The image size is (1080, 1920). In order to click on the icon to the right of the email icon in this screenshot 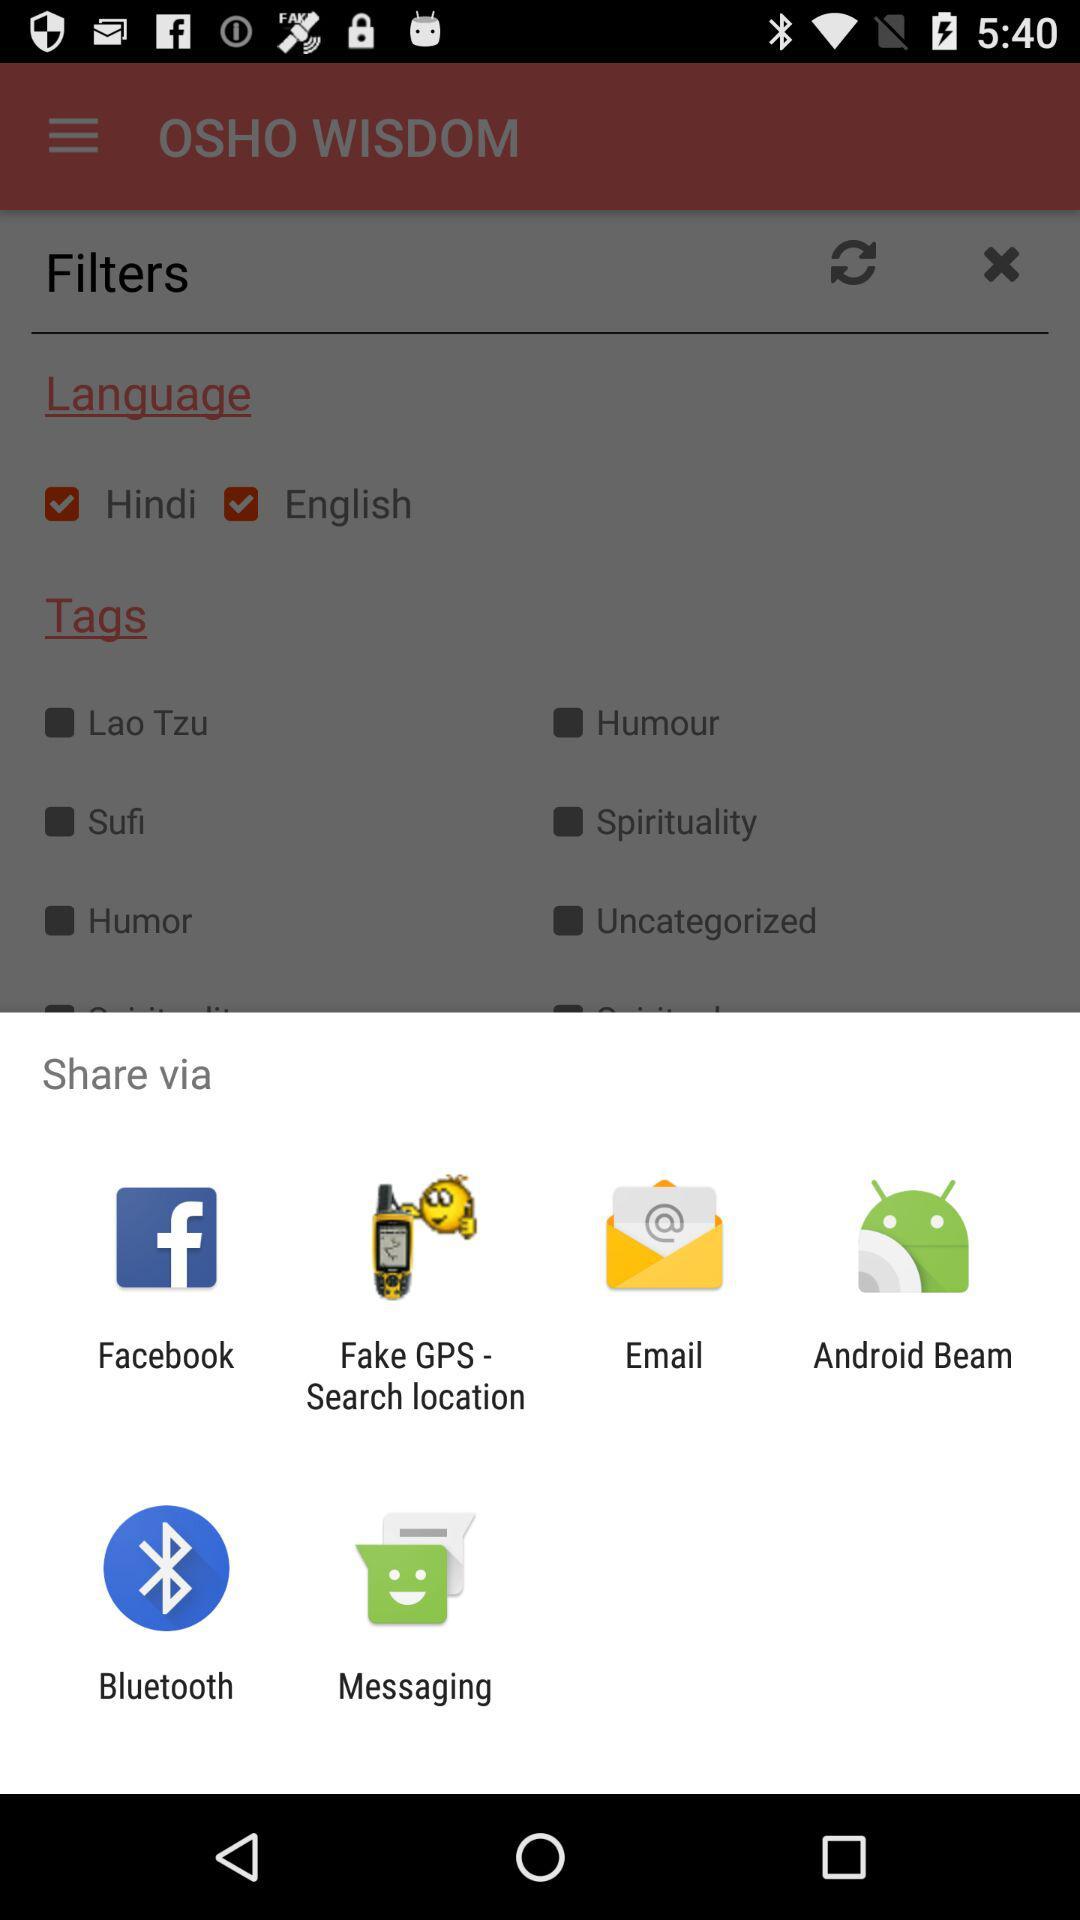, I will do `click(913, 1374)`.